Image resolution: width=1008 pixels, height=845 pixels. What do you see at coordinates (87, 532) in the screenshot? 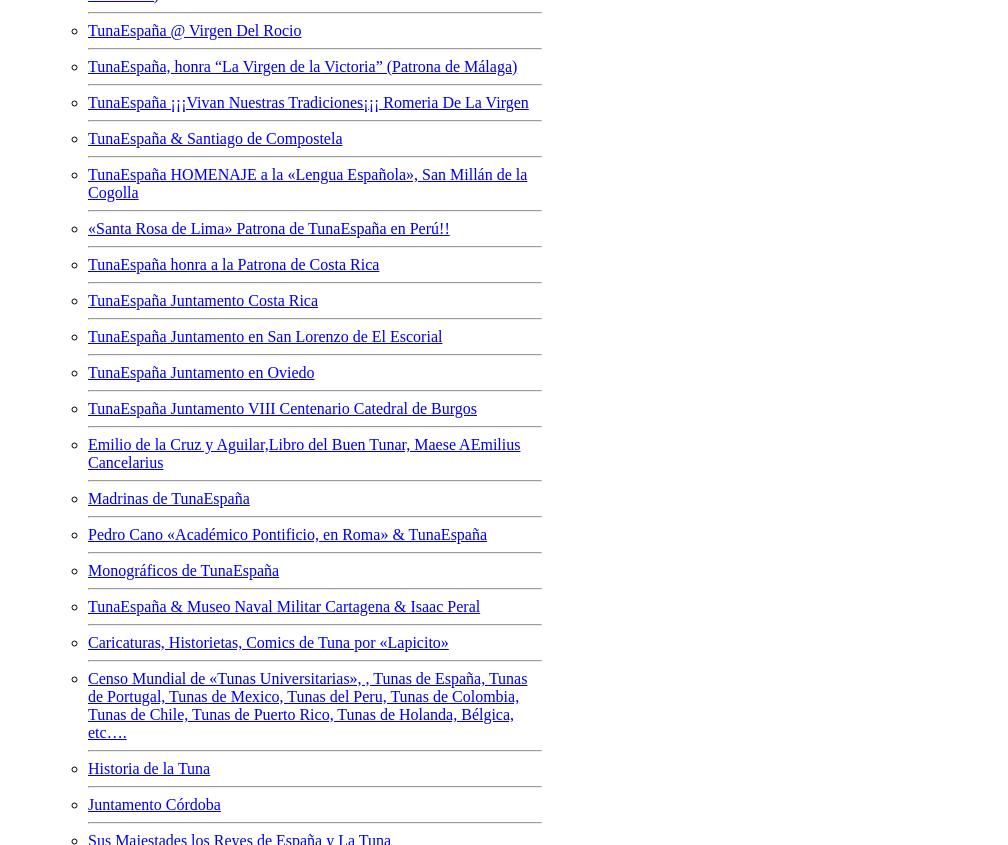
I see `'Pedro Cano «Académico Pontificio, en Roma» & TunaEspaña'` at bounding box center [87, 532].